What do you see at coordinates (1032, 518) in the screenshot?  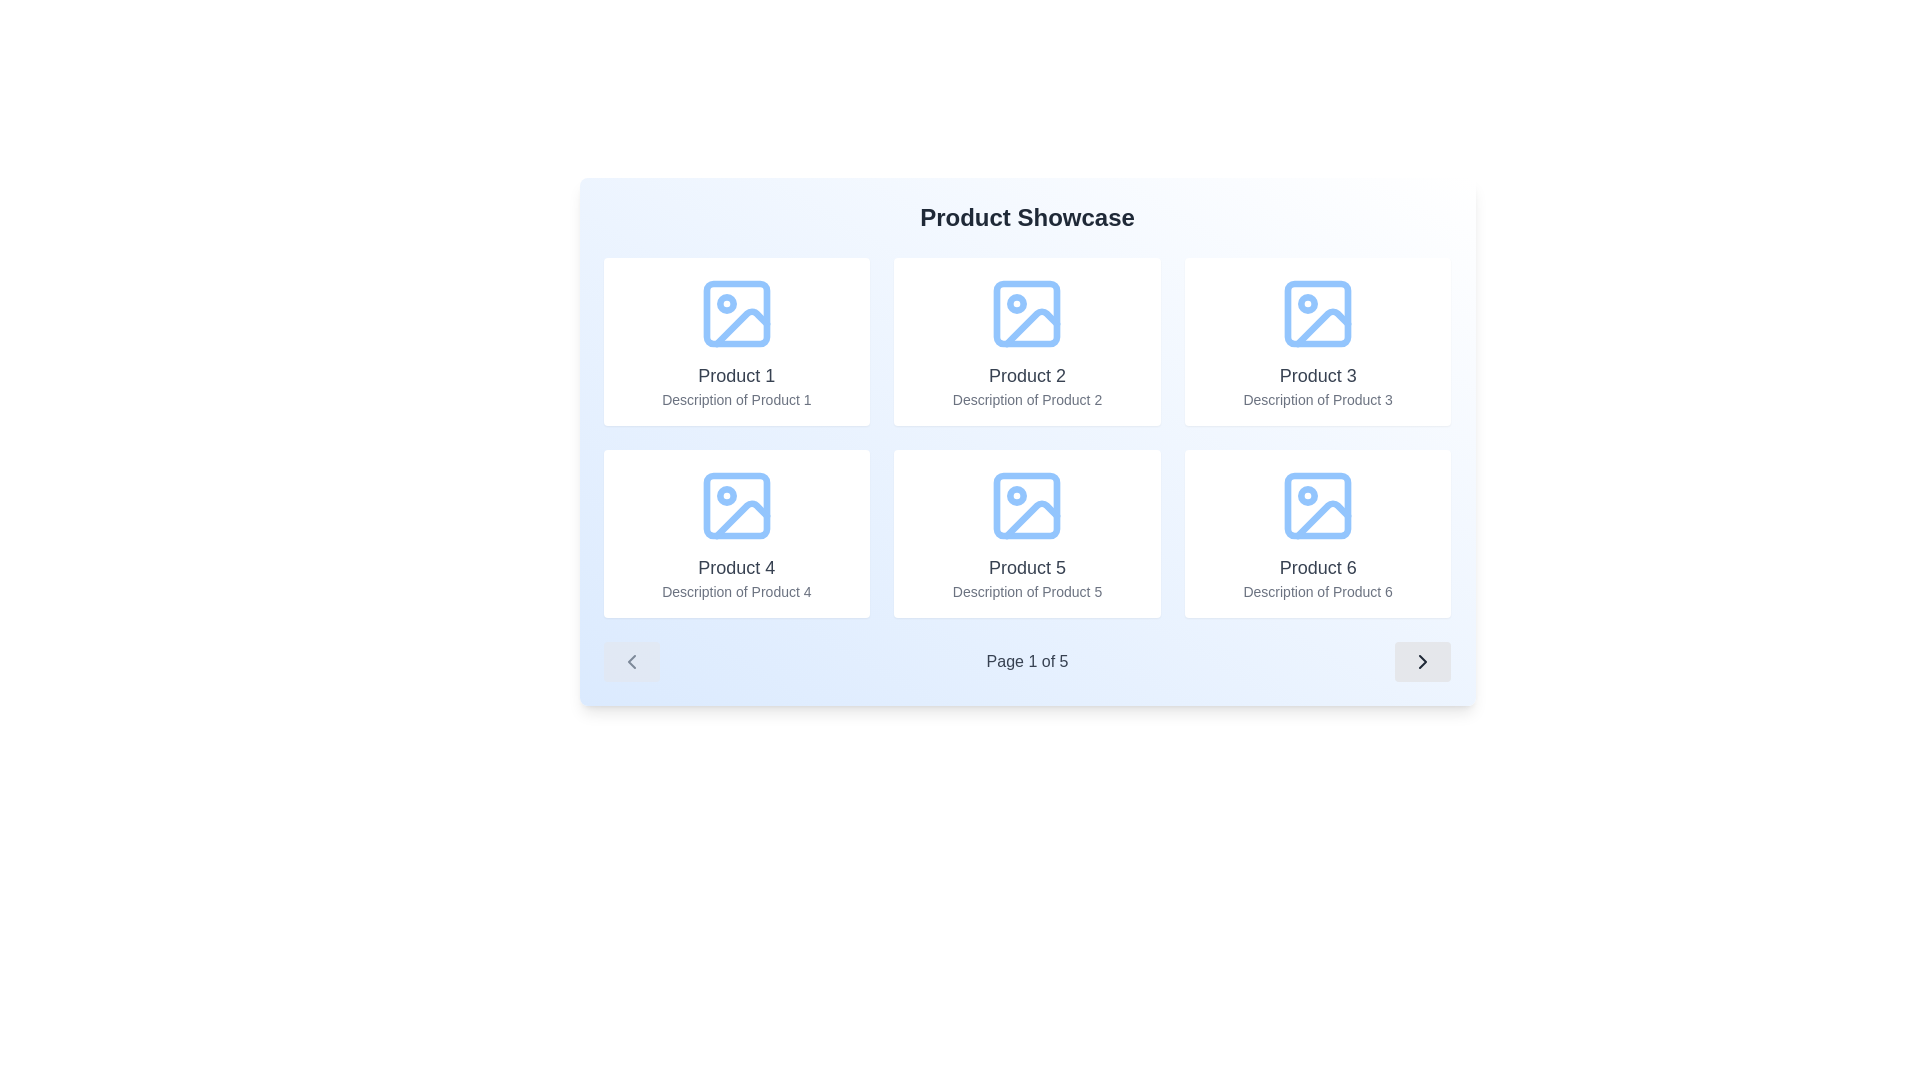 I see `the iconic vector graphic resembling a downward-pointing line within the blue-tinted rectangular outline in the center image placeholder of the second row and first column in the grid` at bounding box center [1032, 518].